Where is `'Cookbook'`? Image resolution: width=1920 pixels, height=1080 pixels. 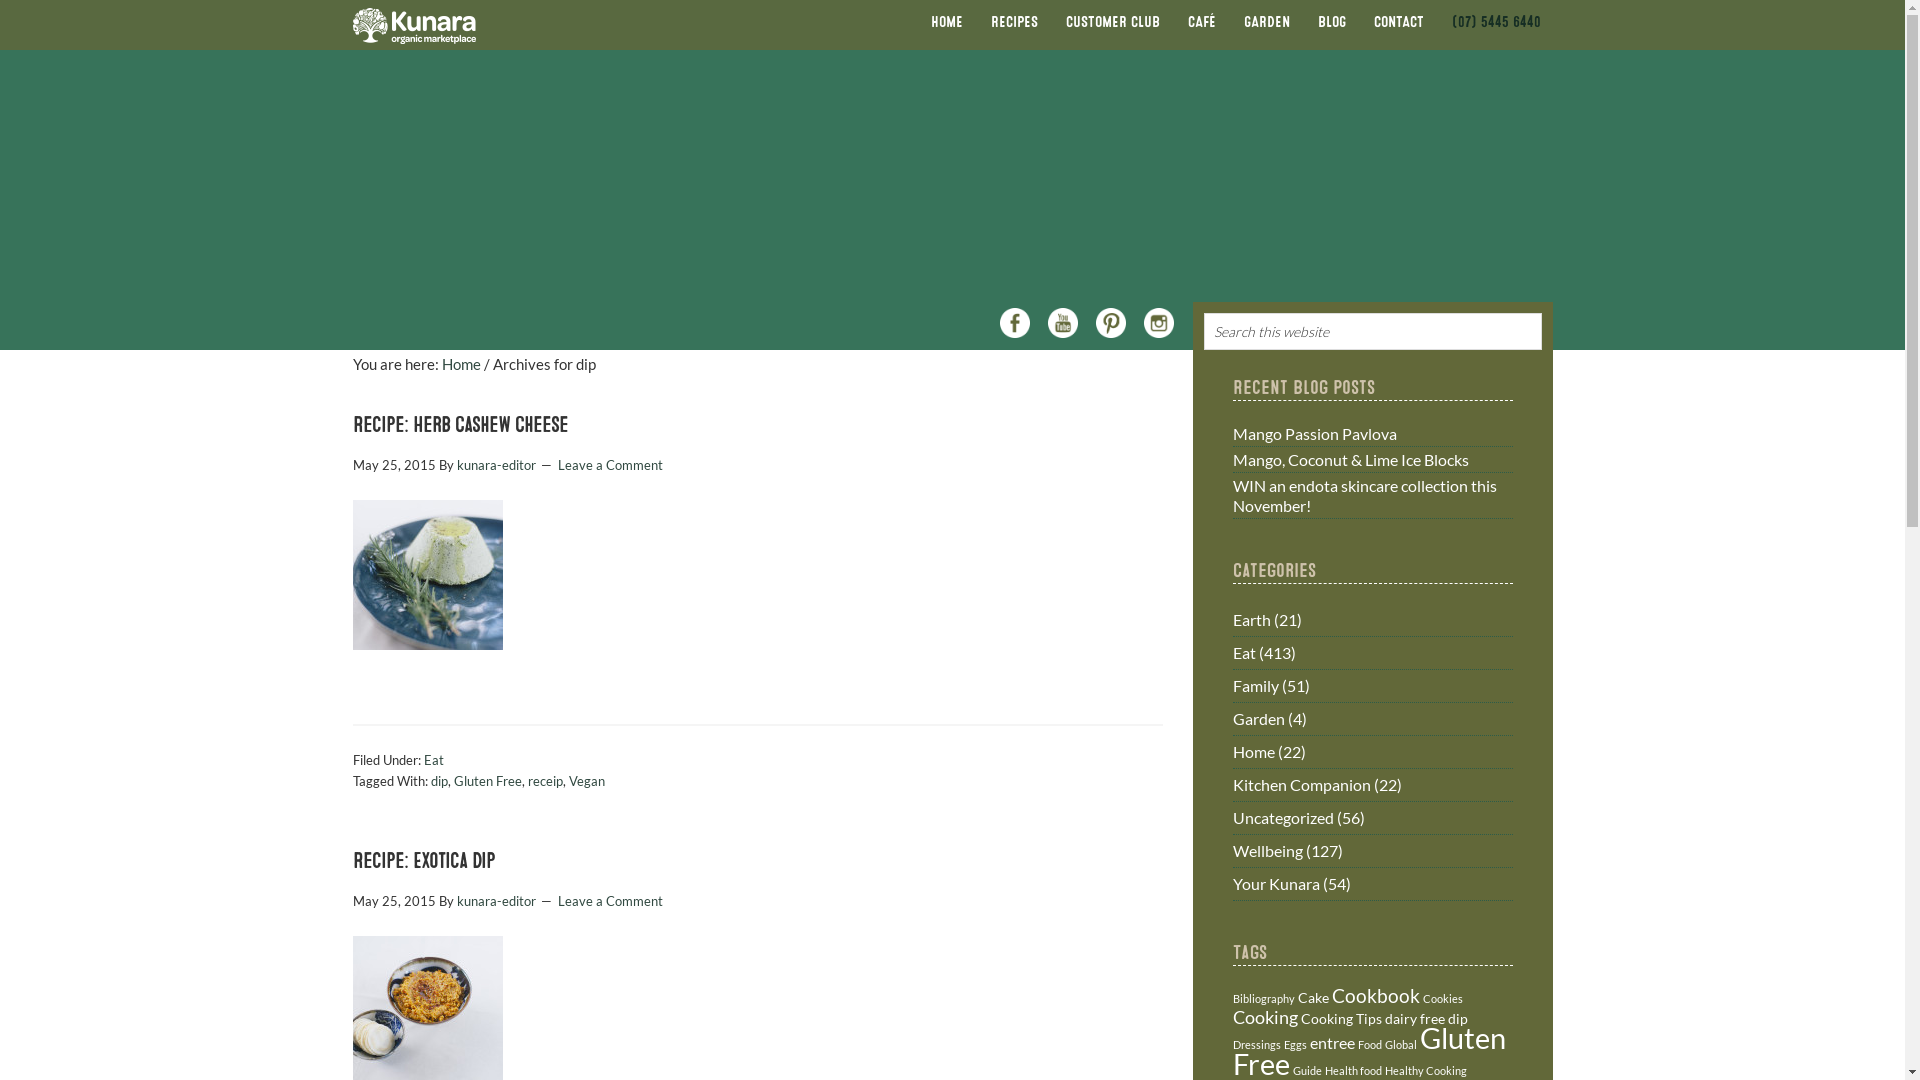 'Cookbook' is located at coordinates (1375, 995).